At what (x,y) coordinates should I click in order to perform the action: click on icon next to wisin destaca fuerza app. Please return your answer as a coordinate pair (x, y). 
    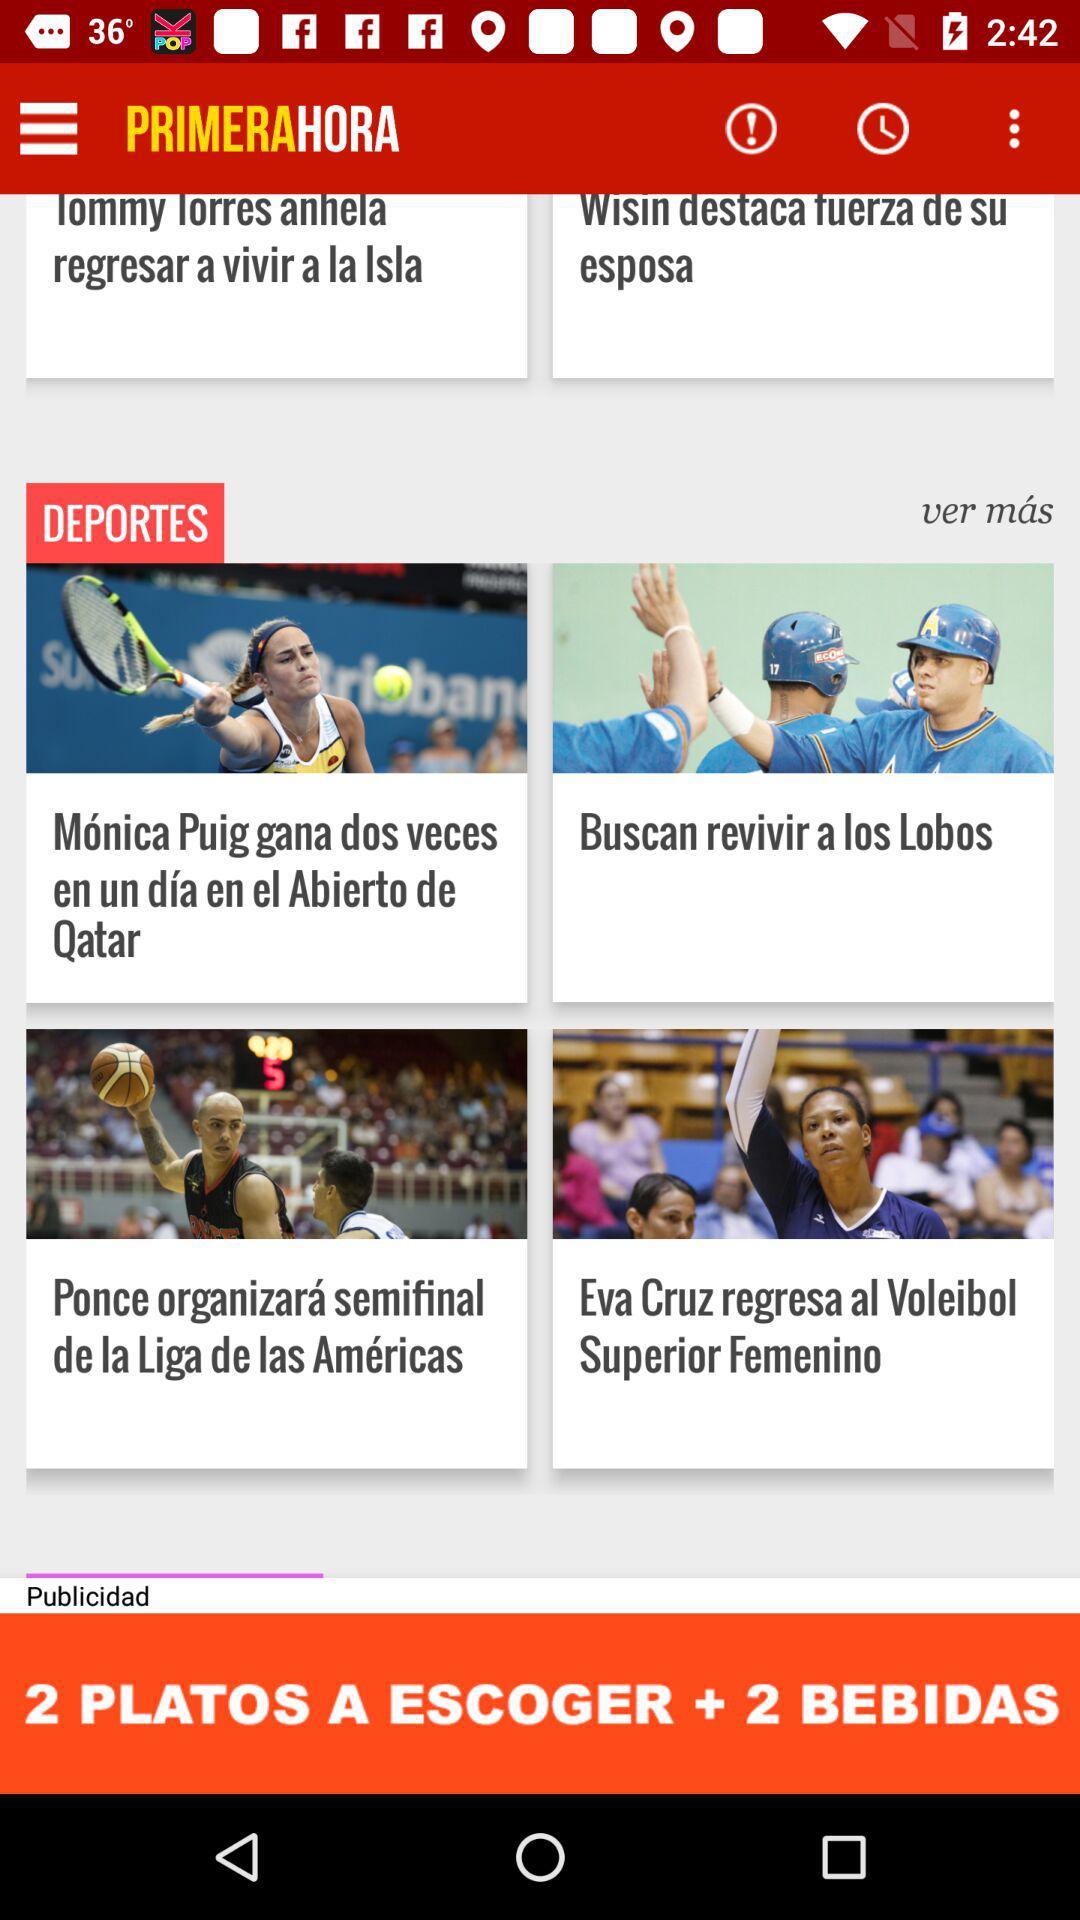
    Looking at the image, I should click on (262, 127).